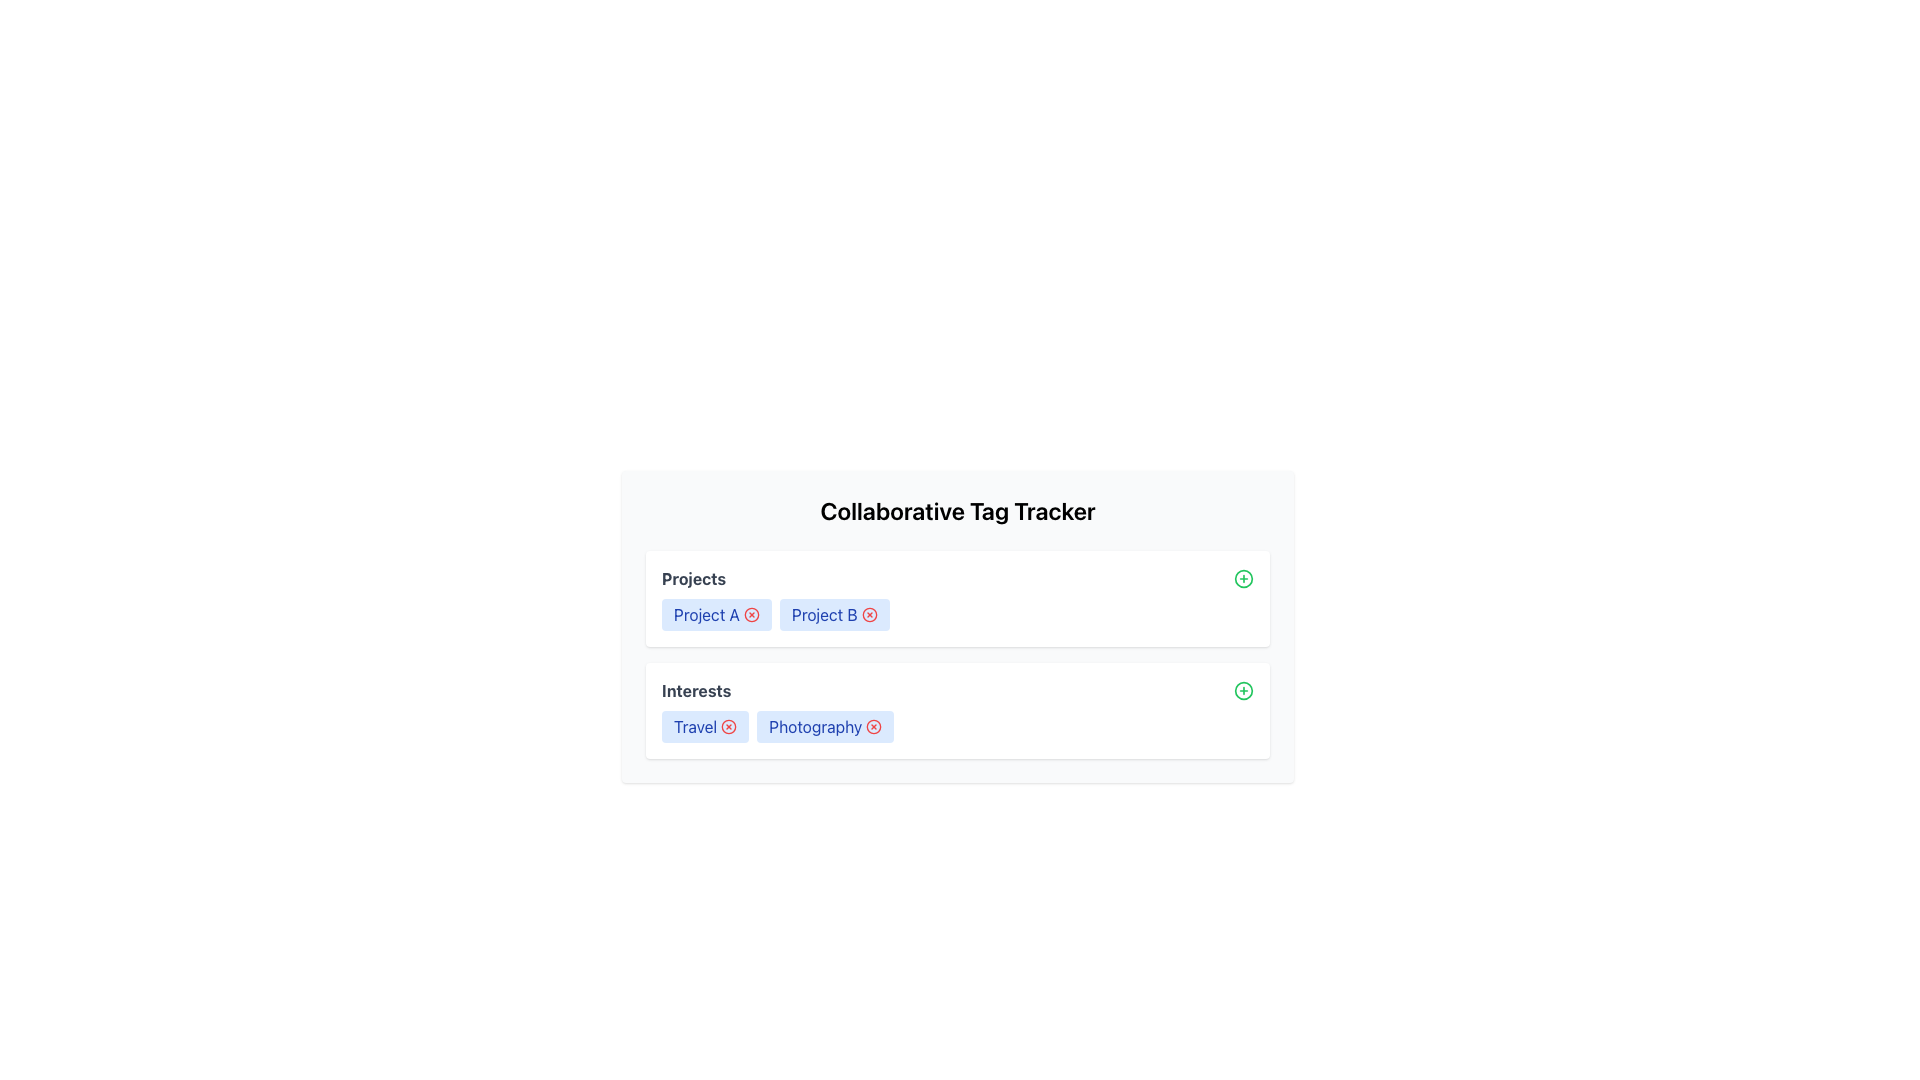  I want to click on the red circular icon indicating removal for the 'Photography' tag in the 'Interests' section, so click(874, 726).